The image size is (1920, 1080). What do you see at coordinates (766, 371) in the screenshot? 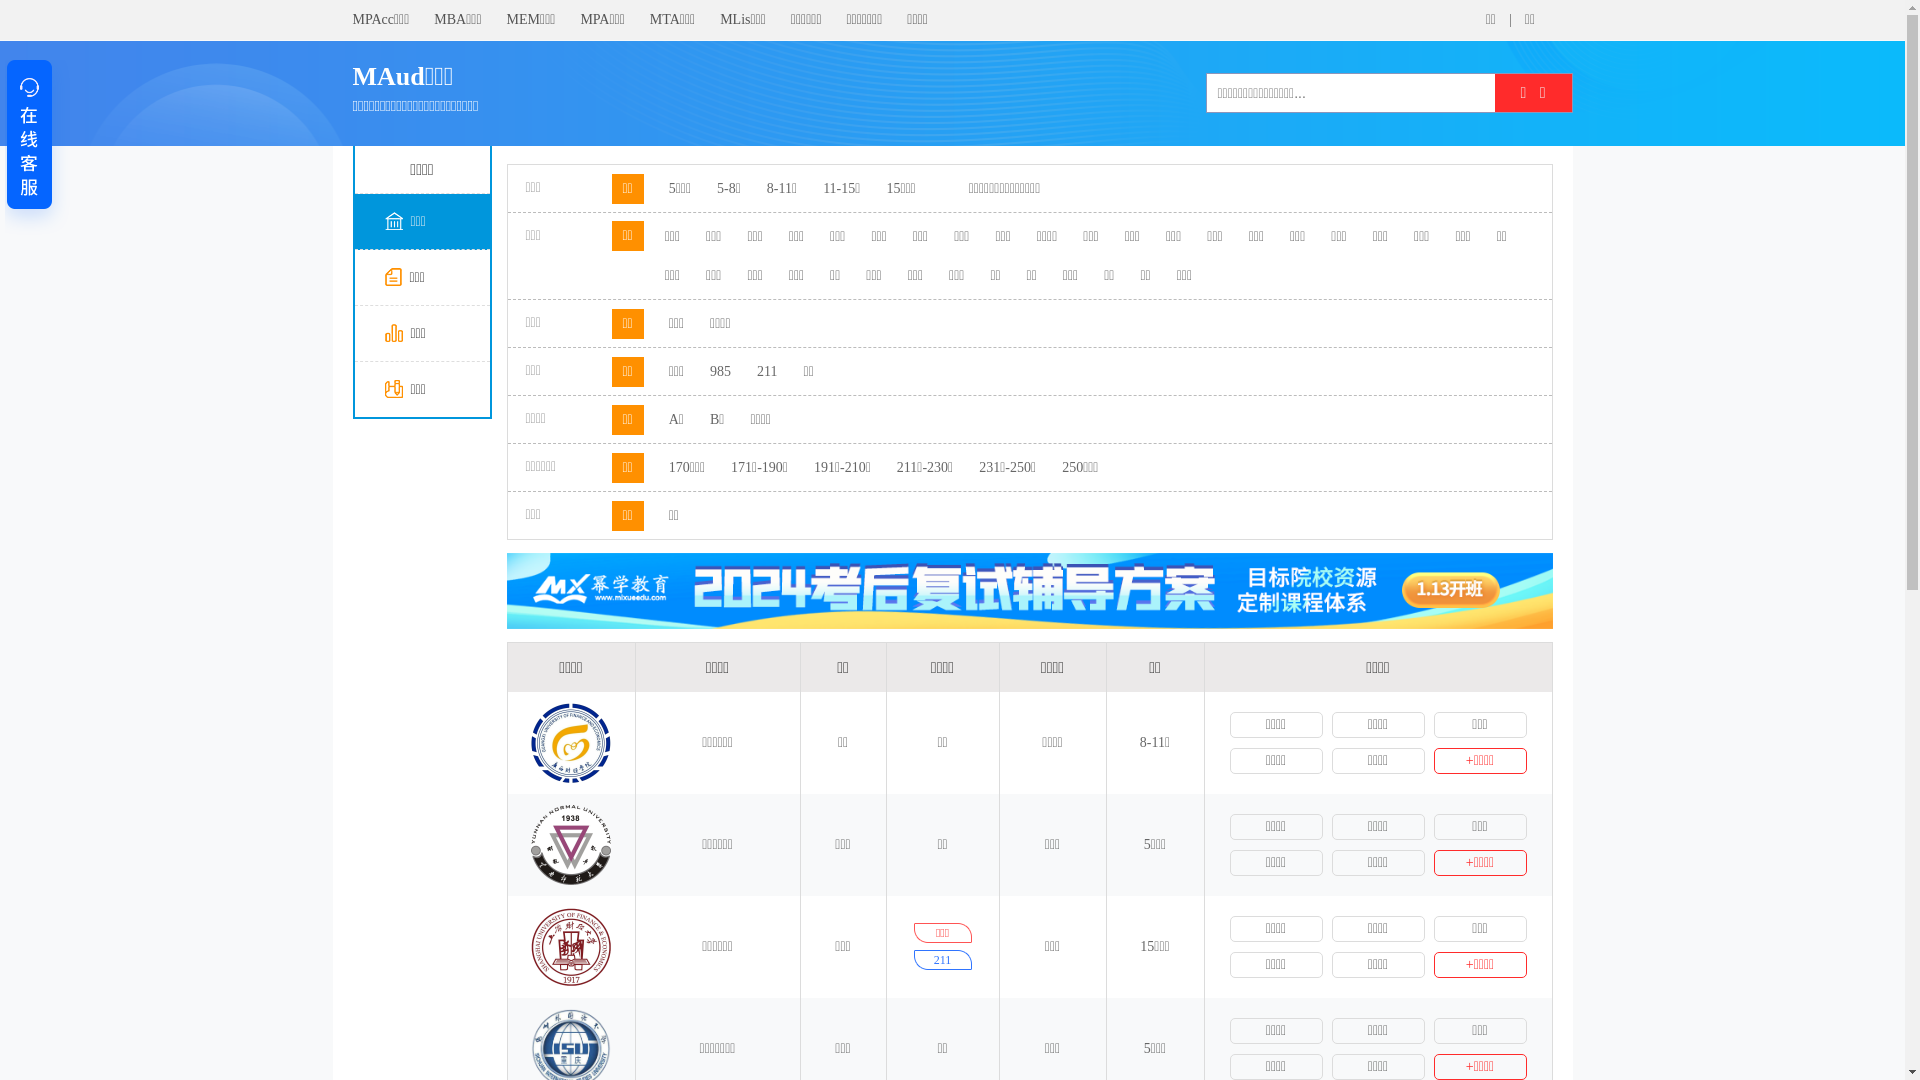
I see `'211'` at bounding box center [766, 371].